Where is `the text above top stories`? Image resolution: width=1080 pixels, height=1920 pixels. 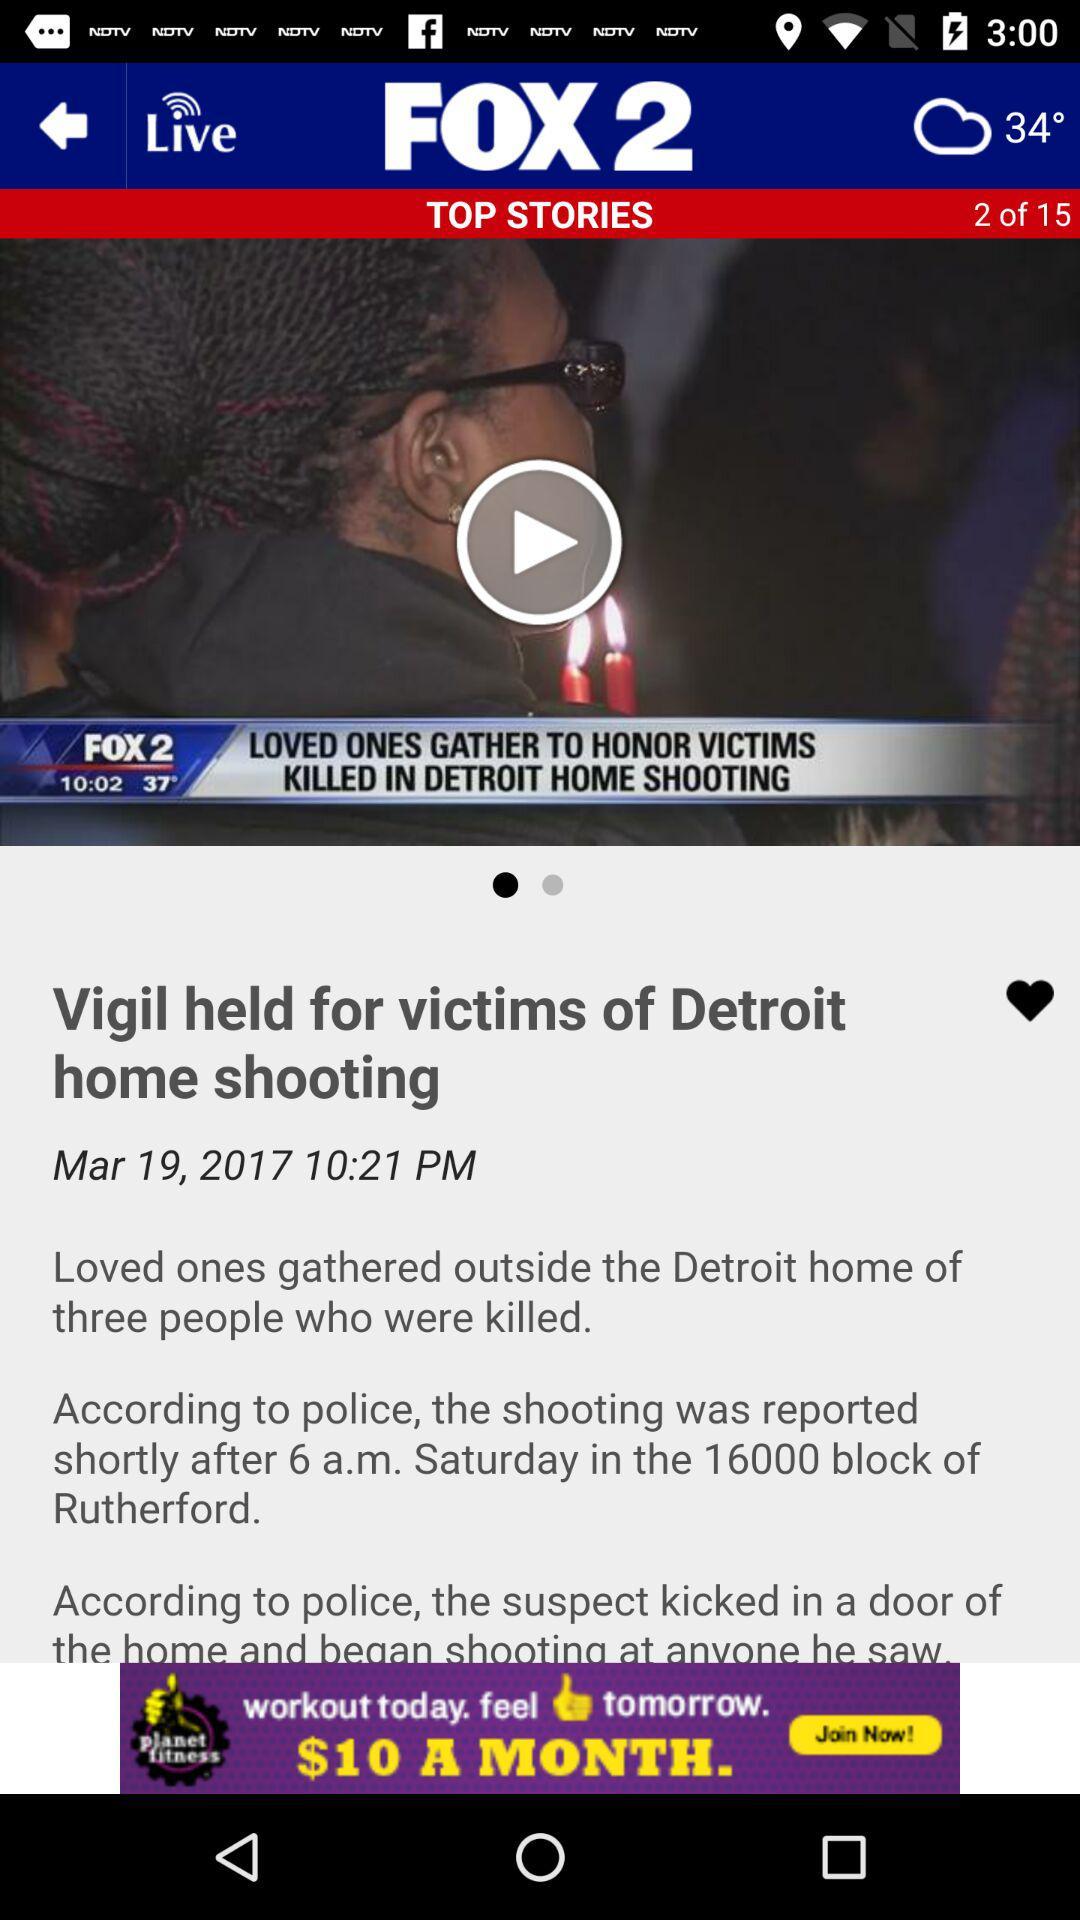
the text above top stories is located at coordinates (540, 124).